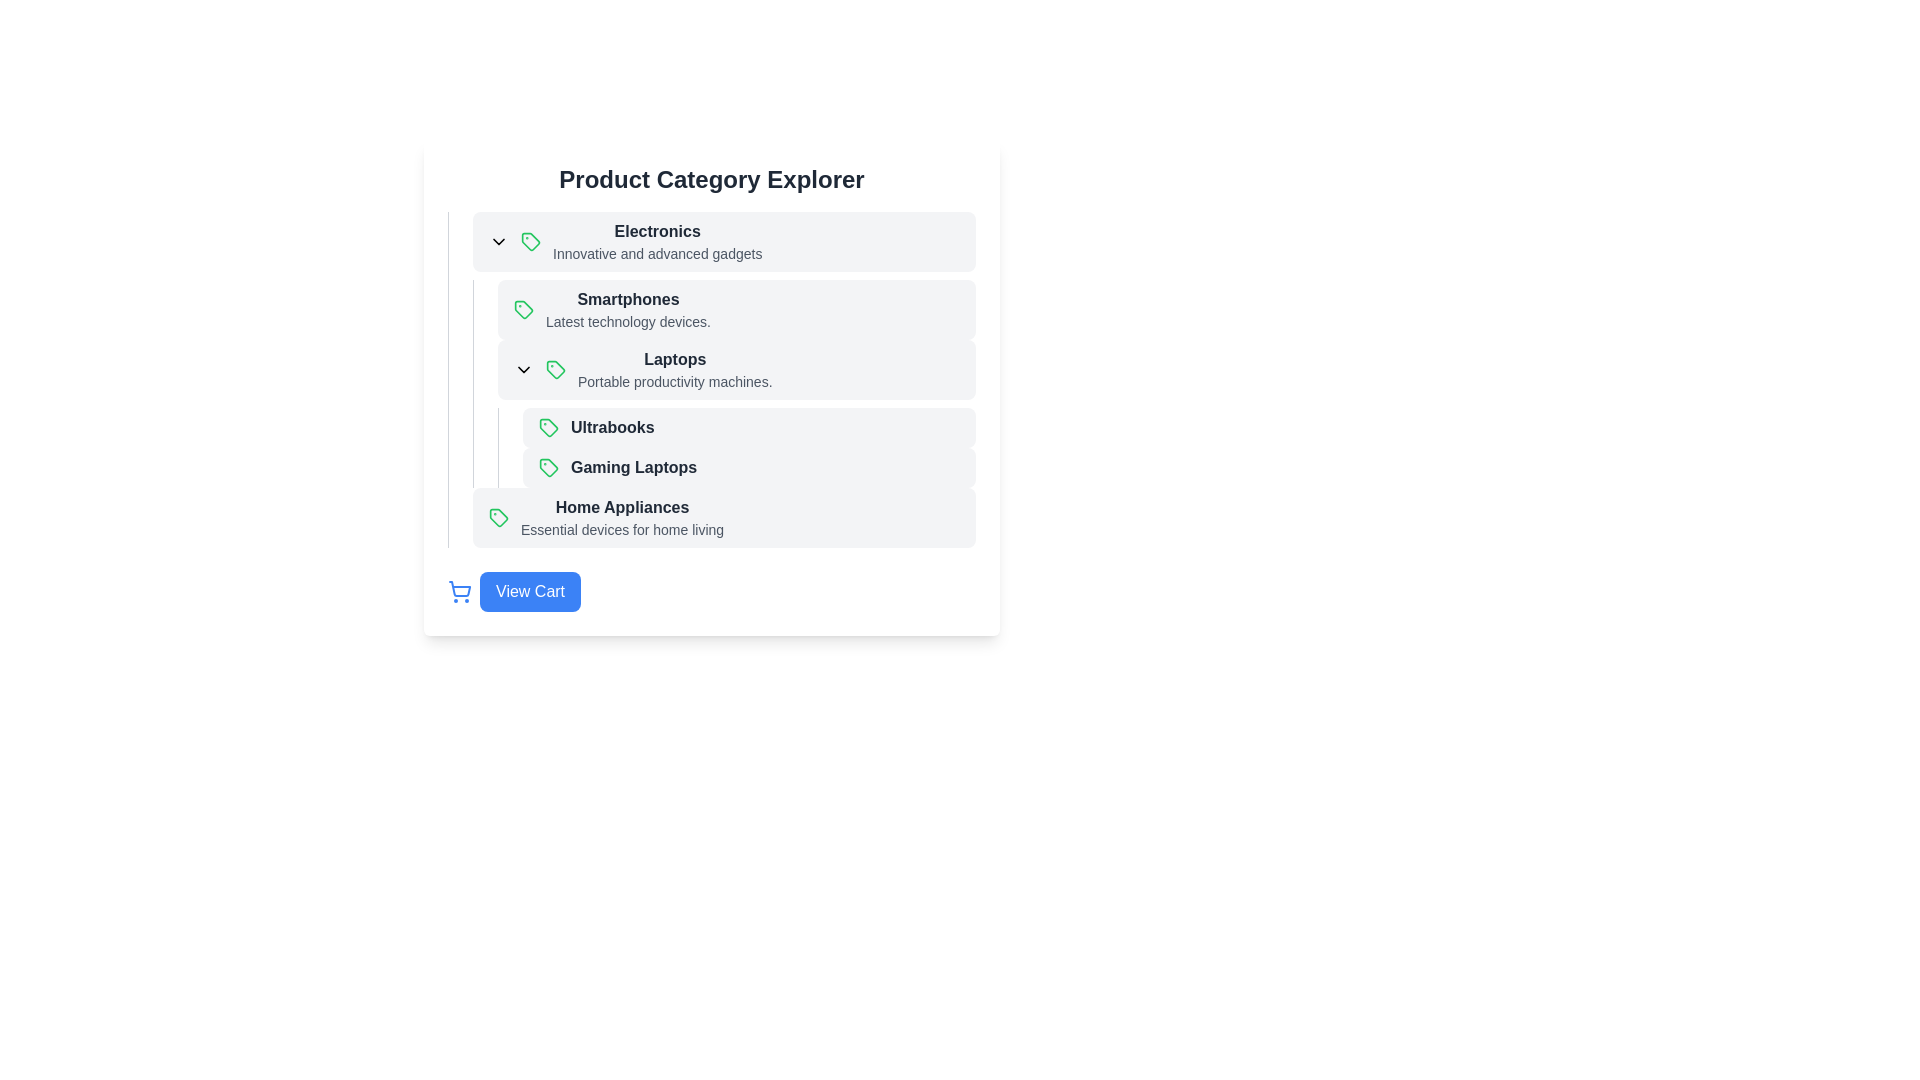  What do you see at coordinates (459, 590) in the screenshot?
I see `the shopping cart icon, which is blue and located to the left of the 'View Cart' button in the bottom section of the product categories panel` at bounding box center [459, 590].